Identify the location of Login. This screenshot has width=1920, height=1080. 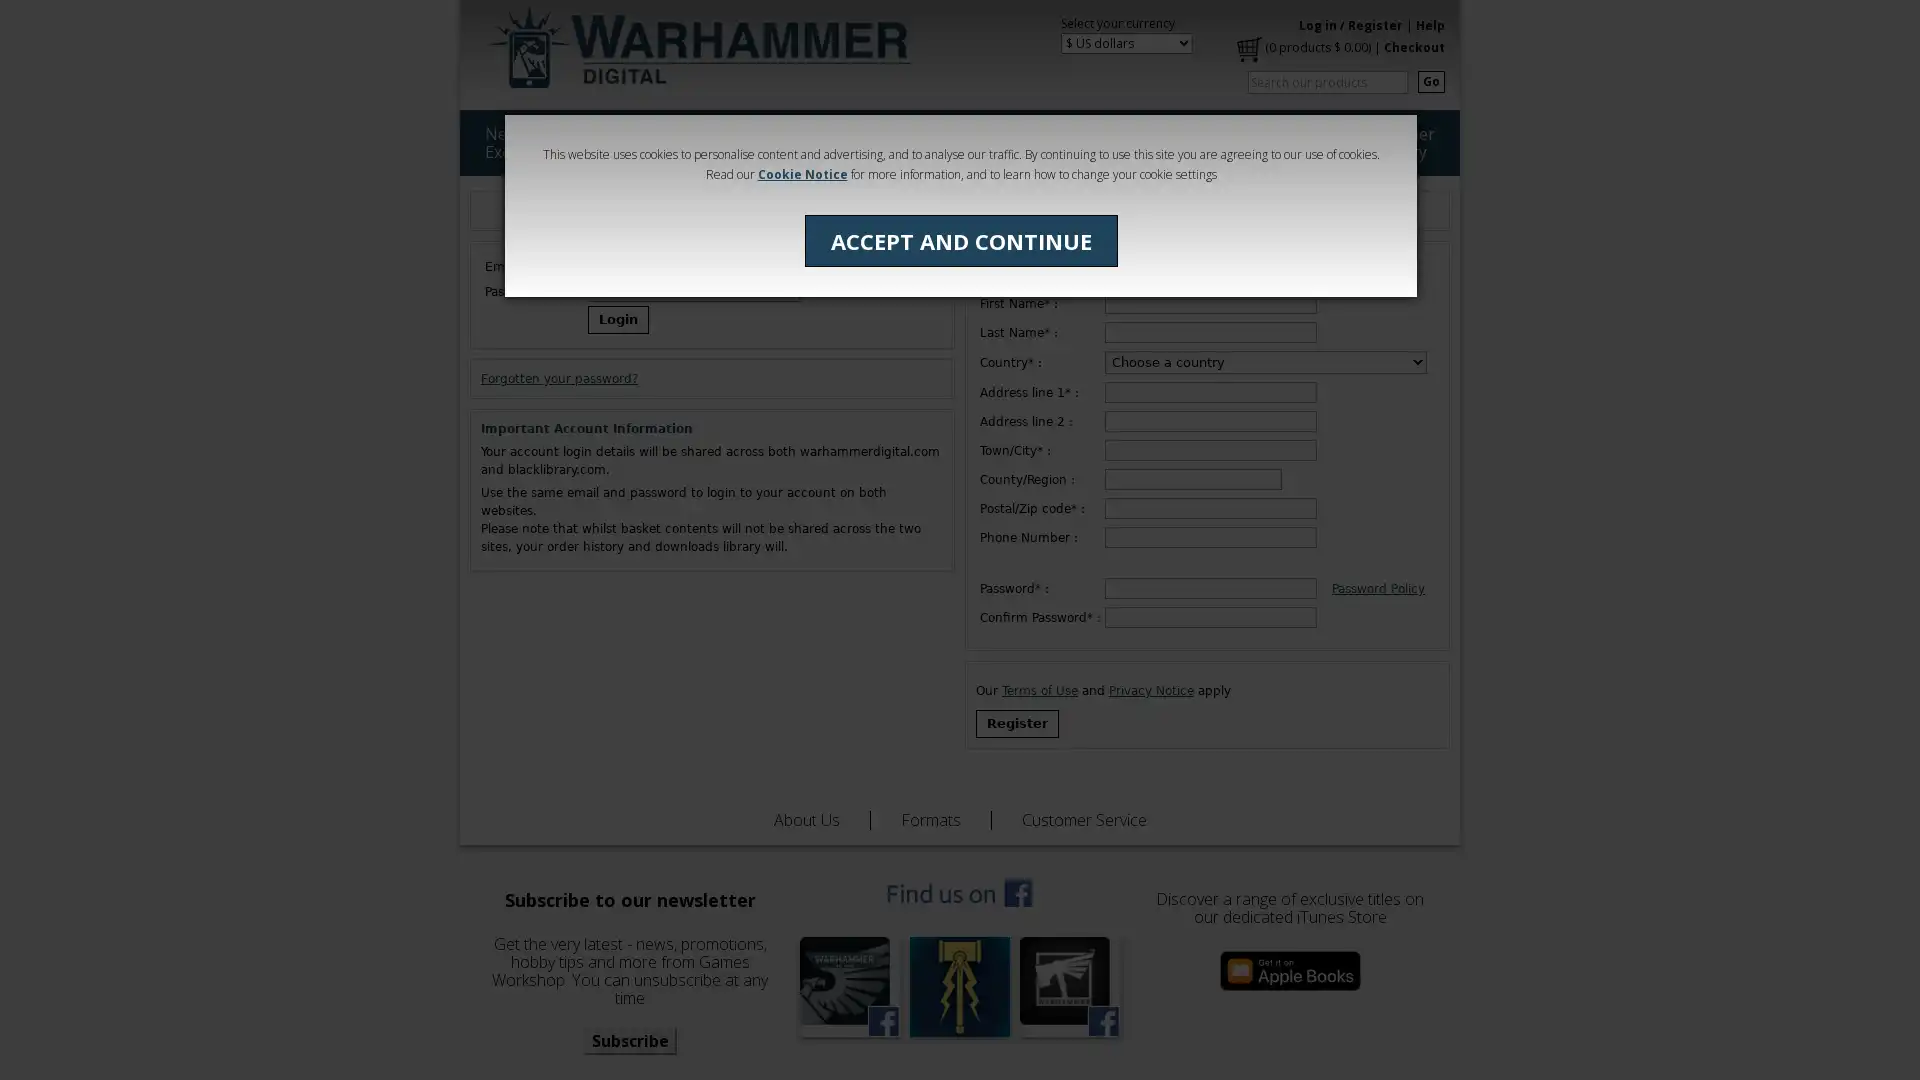
(617, 319).